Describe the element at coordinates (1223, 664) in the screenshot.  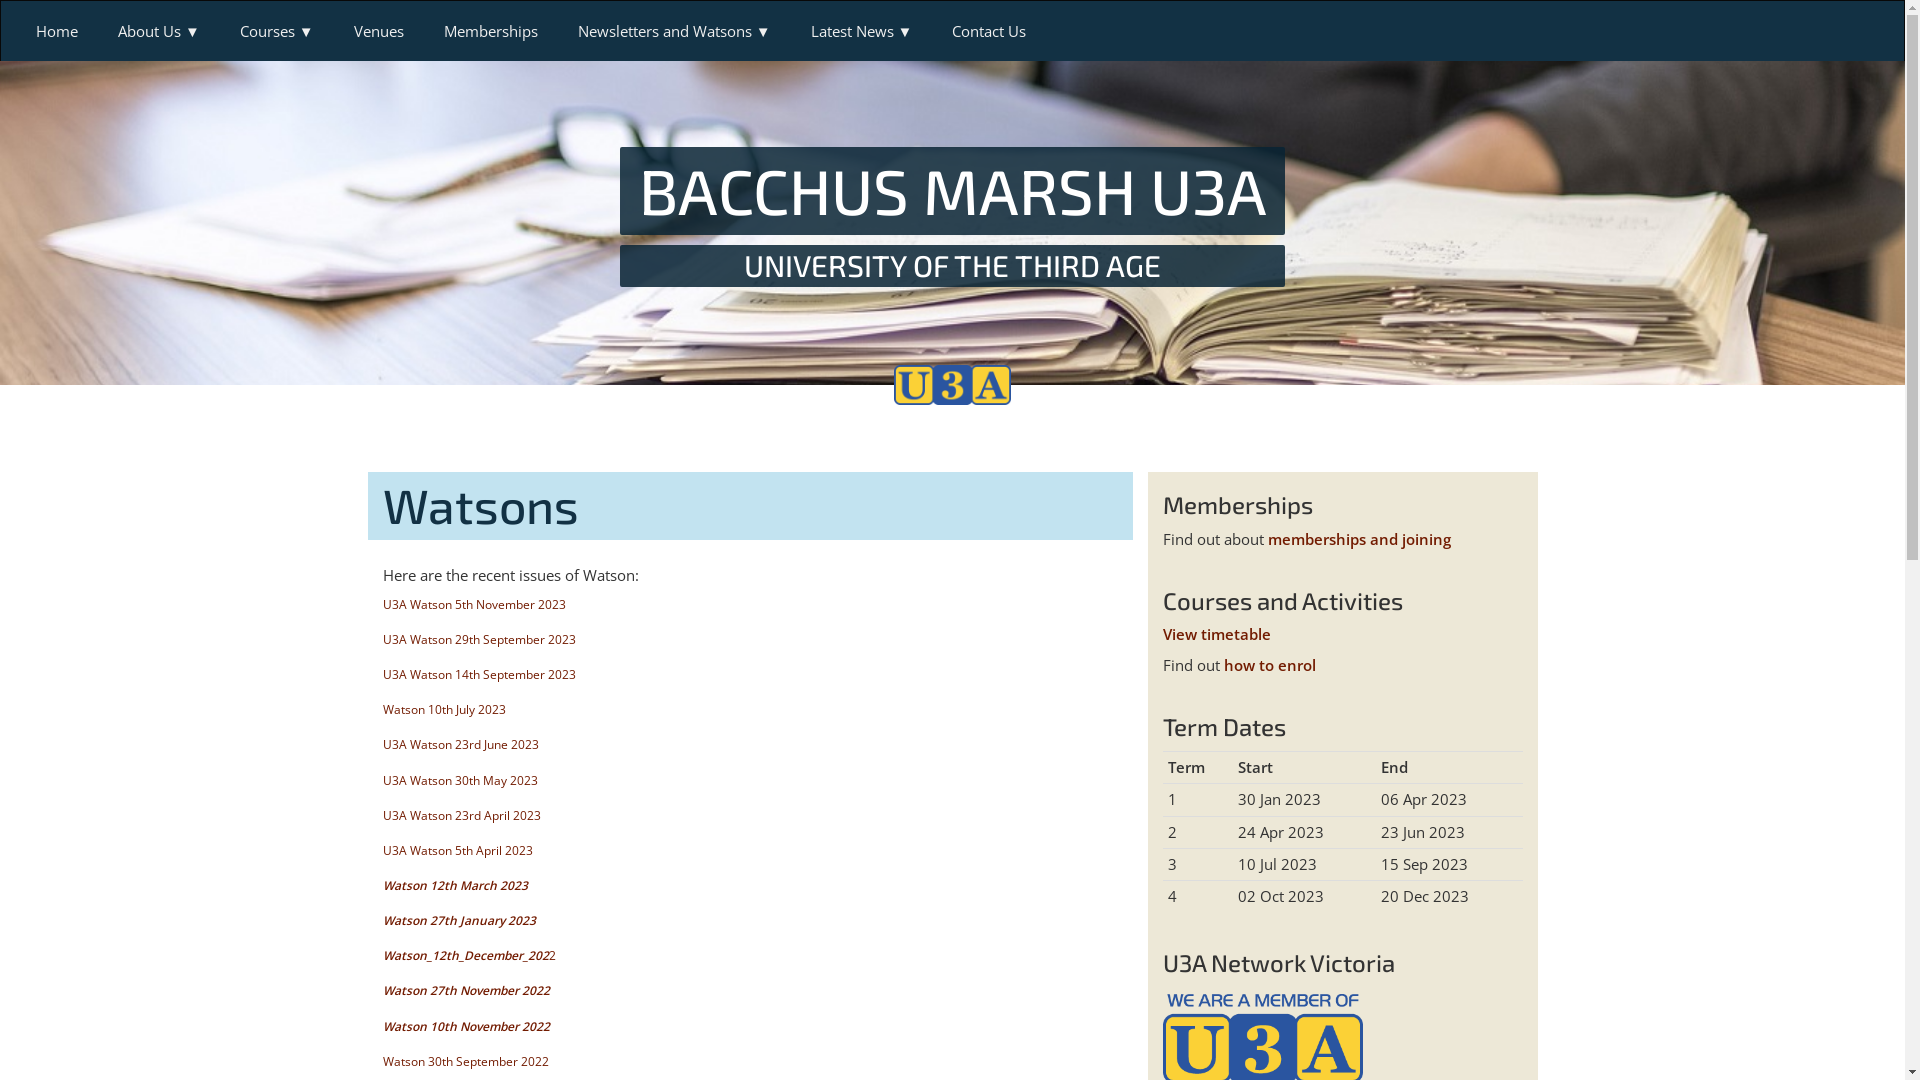
I see `'how to enrol'` at that location.